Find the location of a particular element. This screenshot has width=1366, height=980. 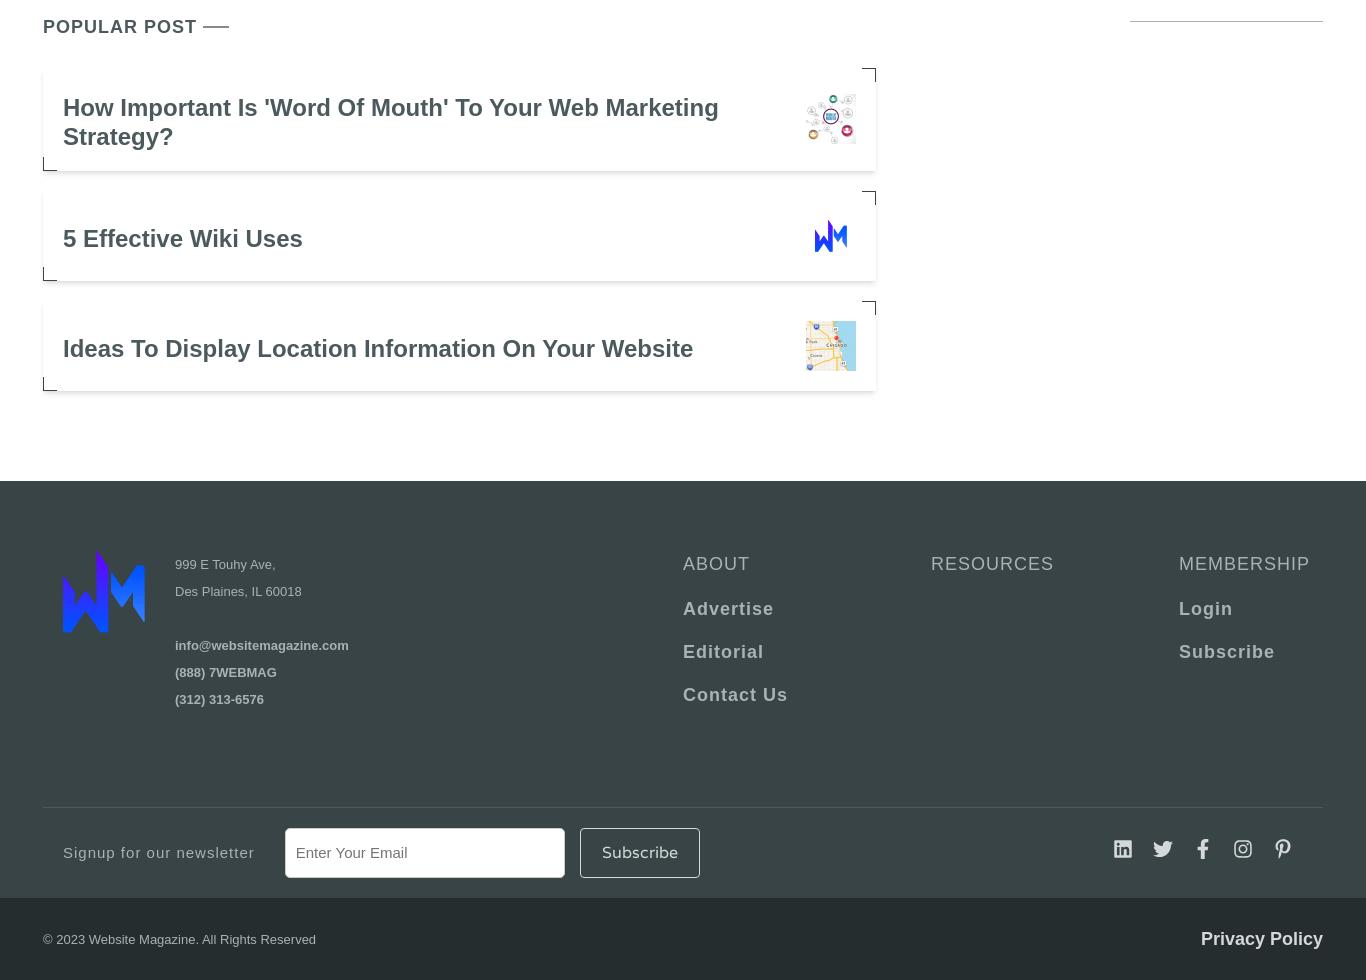

'(888) 7WEBMAG' is located at coordinates (224, 671).